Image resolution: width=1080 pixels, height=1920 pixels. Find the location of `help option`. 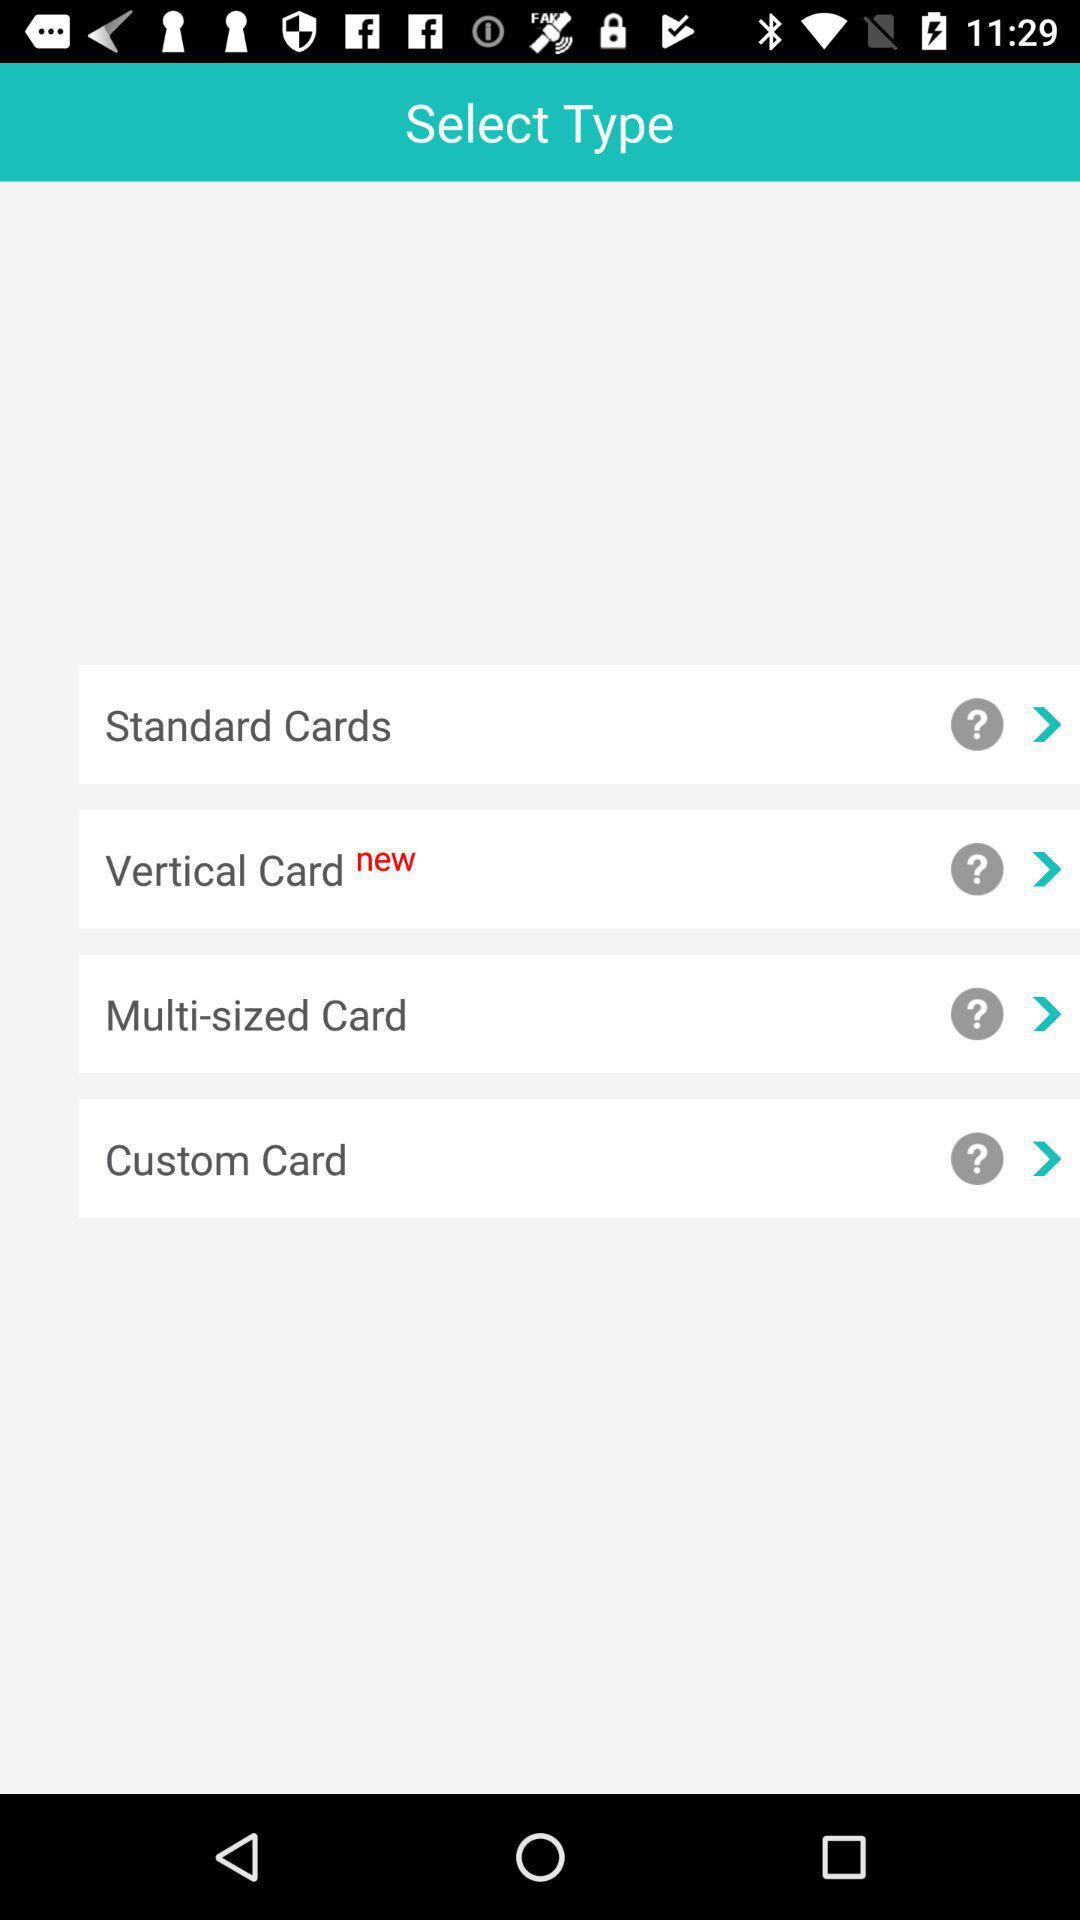

help option is located at coordinates (976, 869).